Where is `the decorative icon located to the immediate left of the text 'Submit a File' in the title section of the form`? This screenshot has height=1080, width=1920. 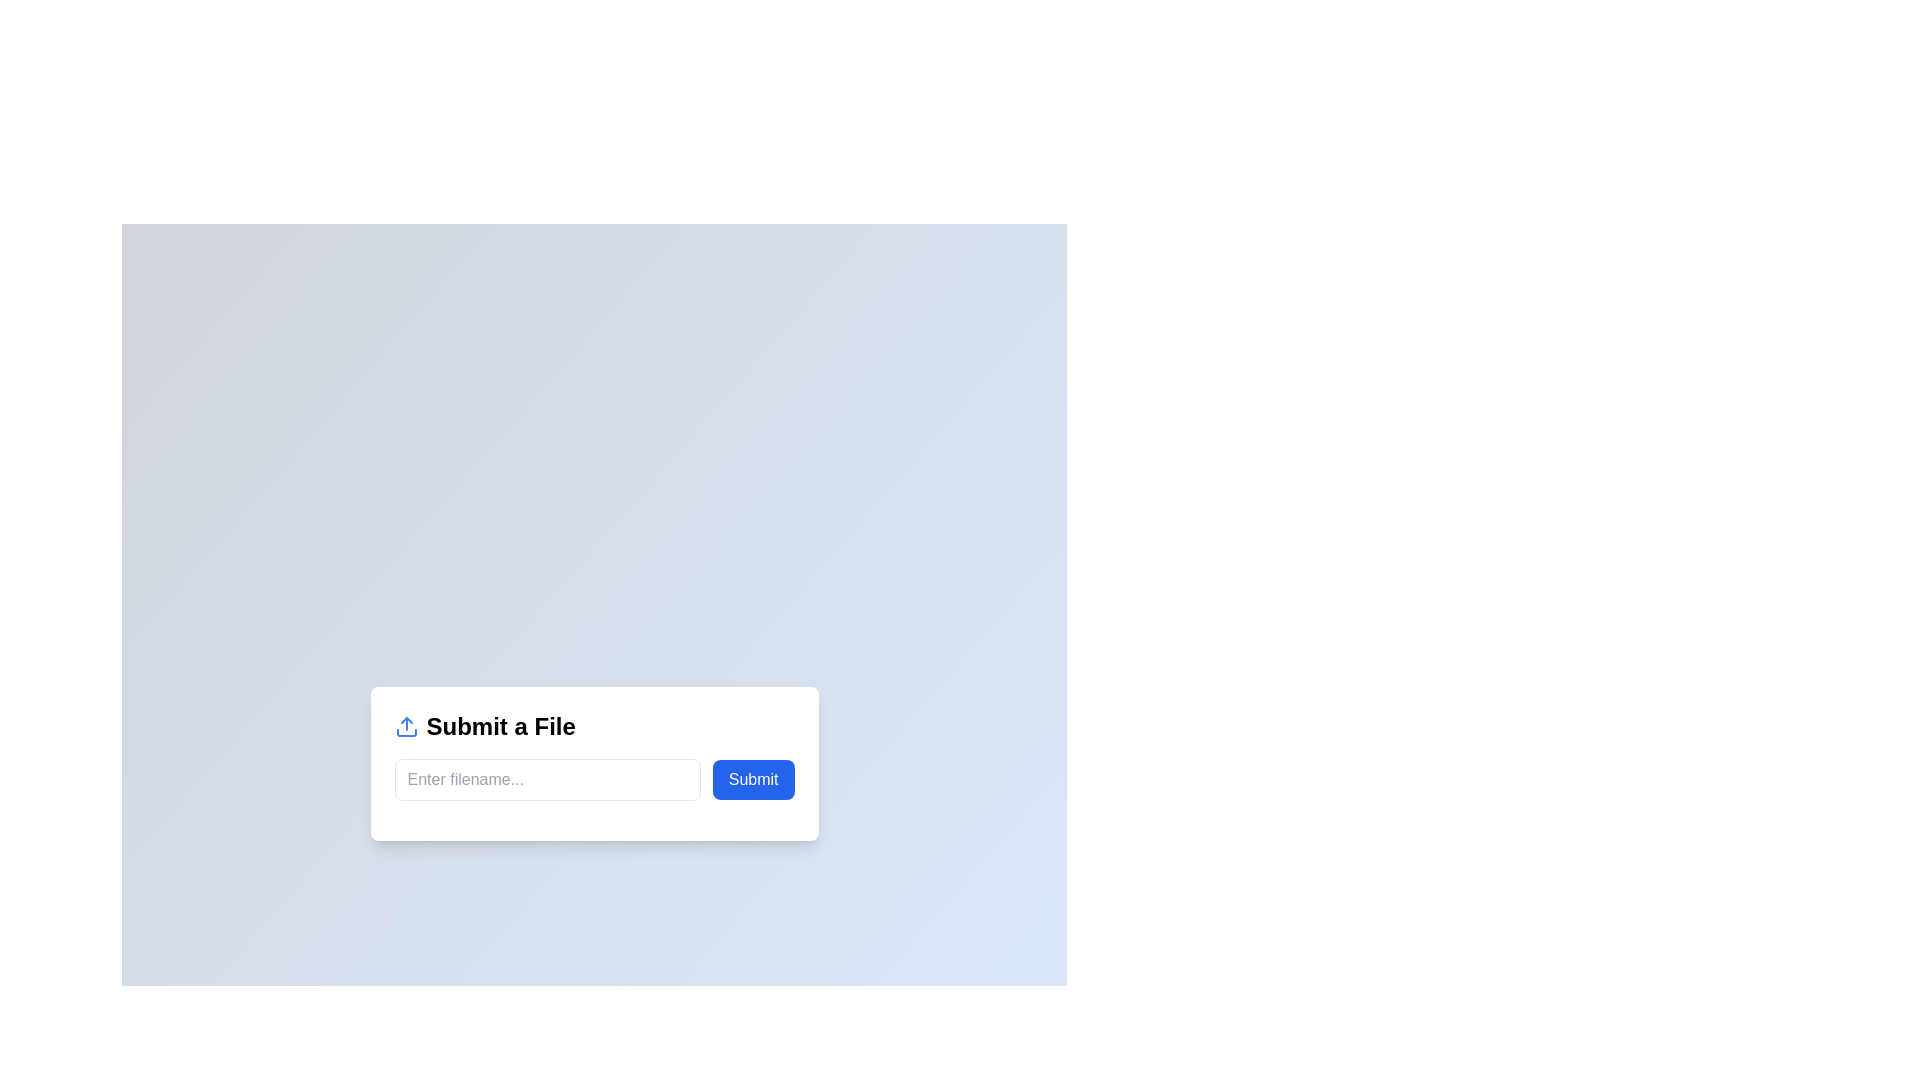 the decorative icon located to the immediate left of the text 'Submit a File' in the title section of the form is located at coordinates (405, 726).